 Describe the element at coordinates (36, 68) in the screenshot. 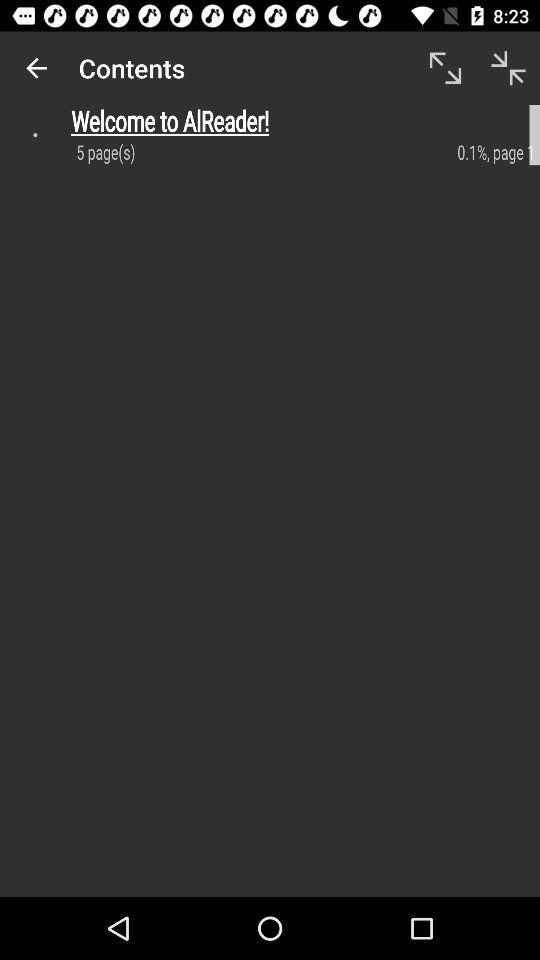

I see `app next to the contents app` at that location.